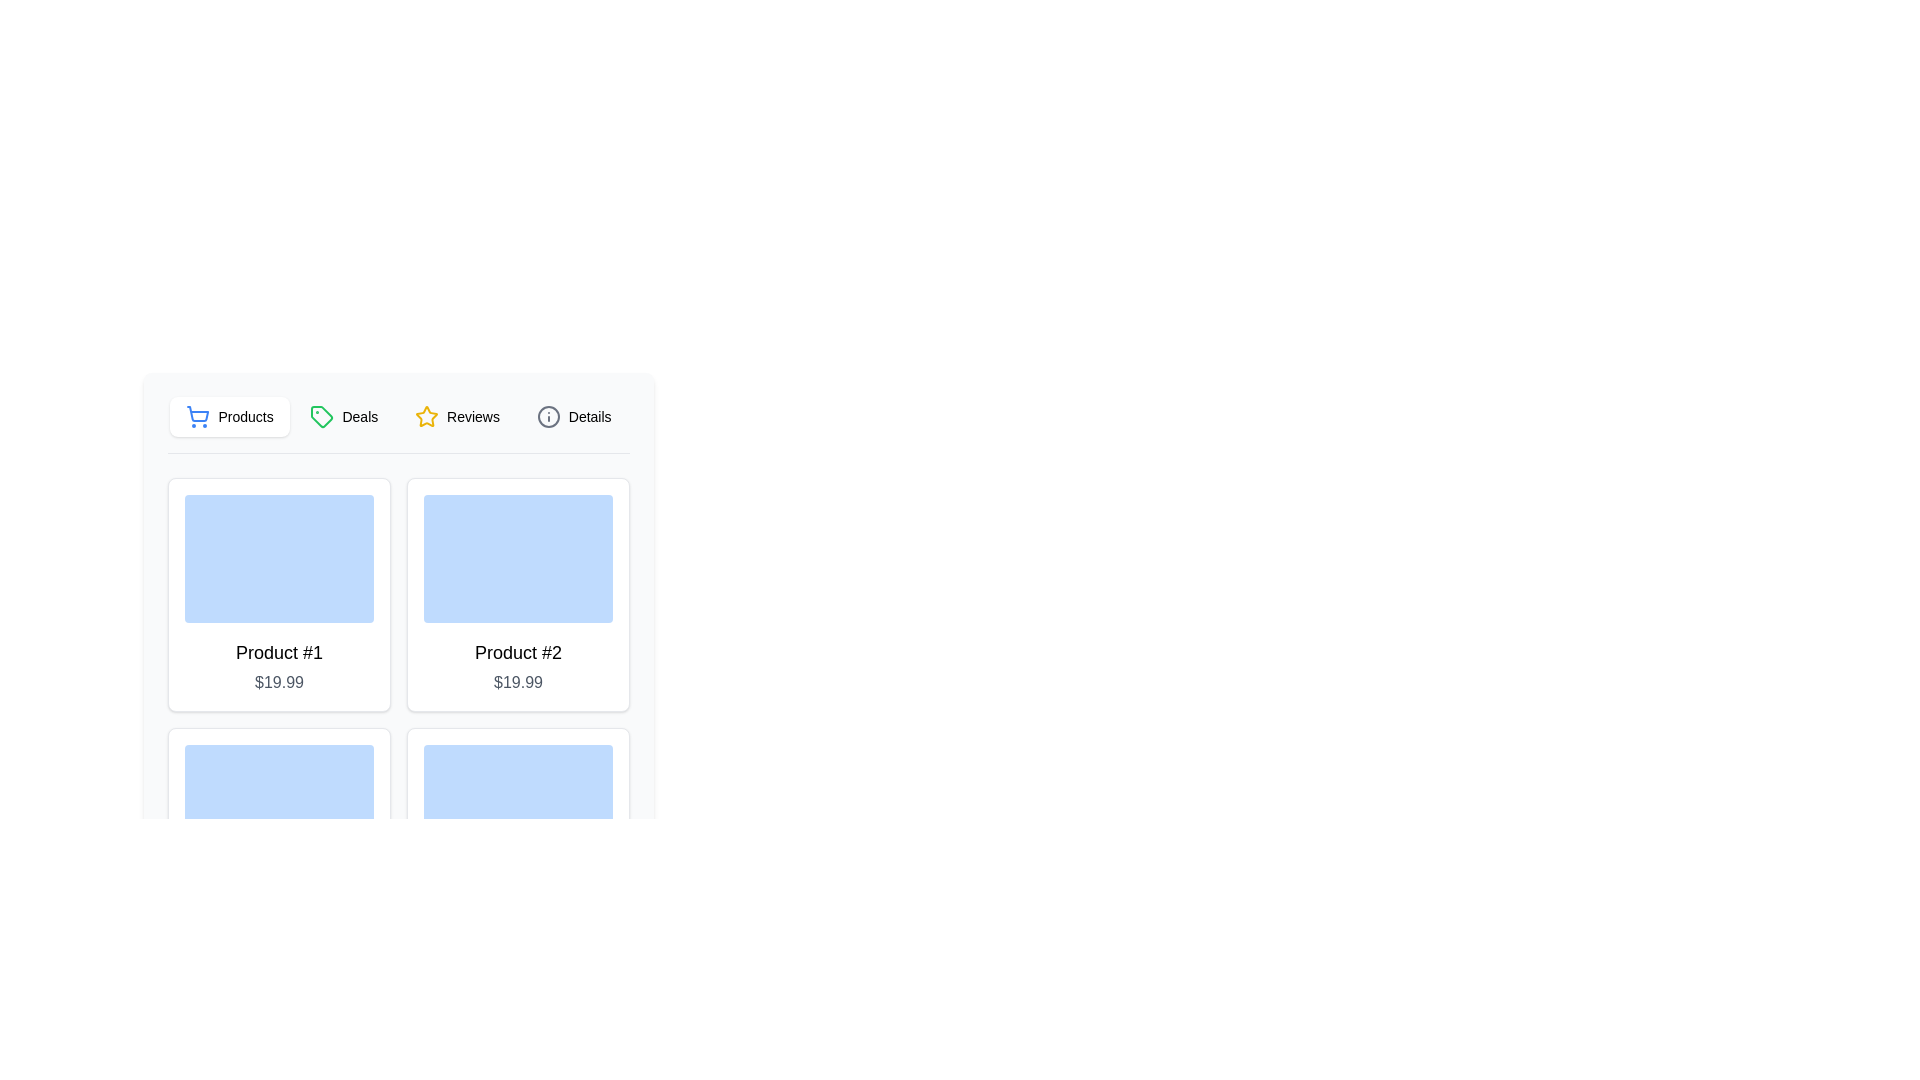 The height and width of the screenshot is (1080, 1920). What do you see at coordinates (322, 415) in the screenshot?
I see `the 'Deals' menu entry that contains the green tag-like icon` at bounding box center [322, 415].